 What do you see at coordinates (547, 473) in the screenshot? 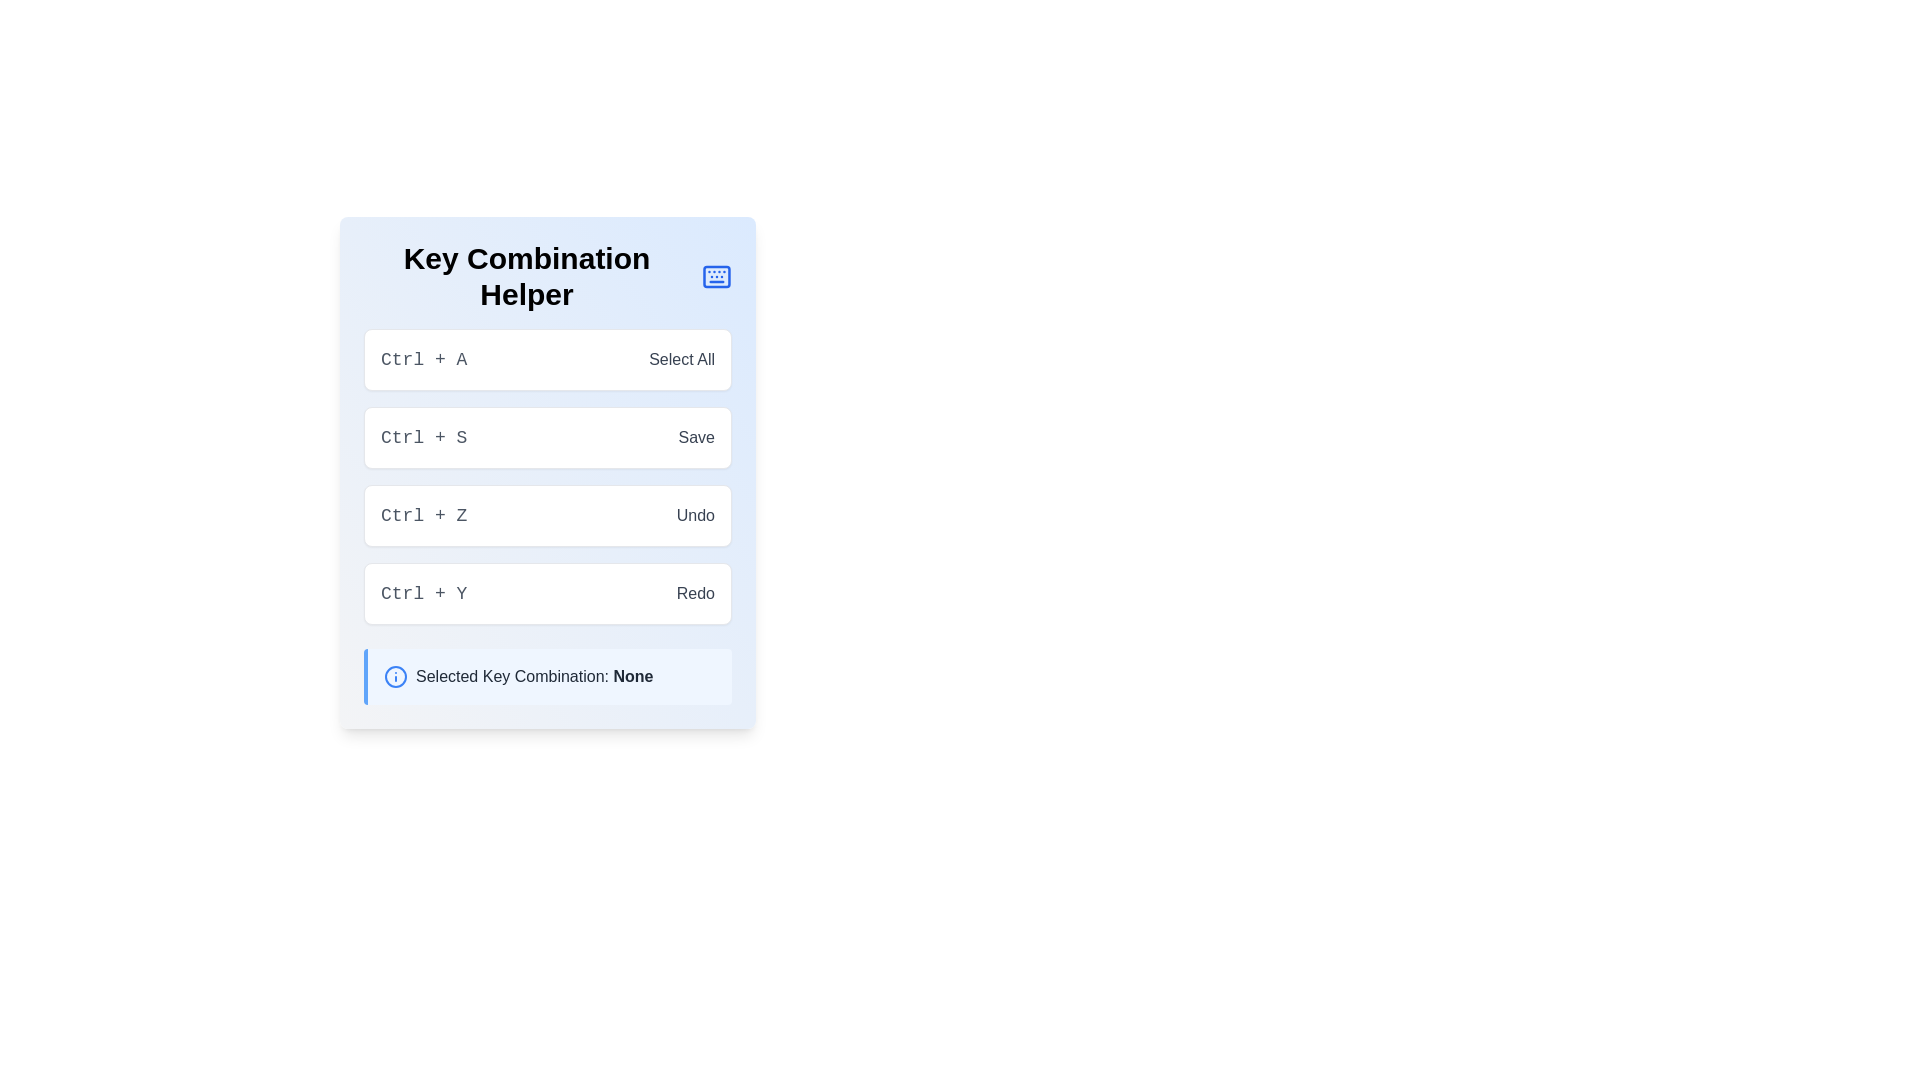
I see `the Informational display panel that lists key combinations and their respective actions, located beneath the title 'Key Combination Helper'` at bounding box center [547, 473].